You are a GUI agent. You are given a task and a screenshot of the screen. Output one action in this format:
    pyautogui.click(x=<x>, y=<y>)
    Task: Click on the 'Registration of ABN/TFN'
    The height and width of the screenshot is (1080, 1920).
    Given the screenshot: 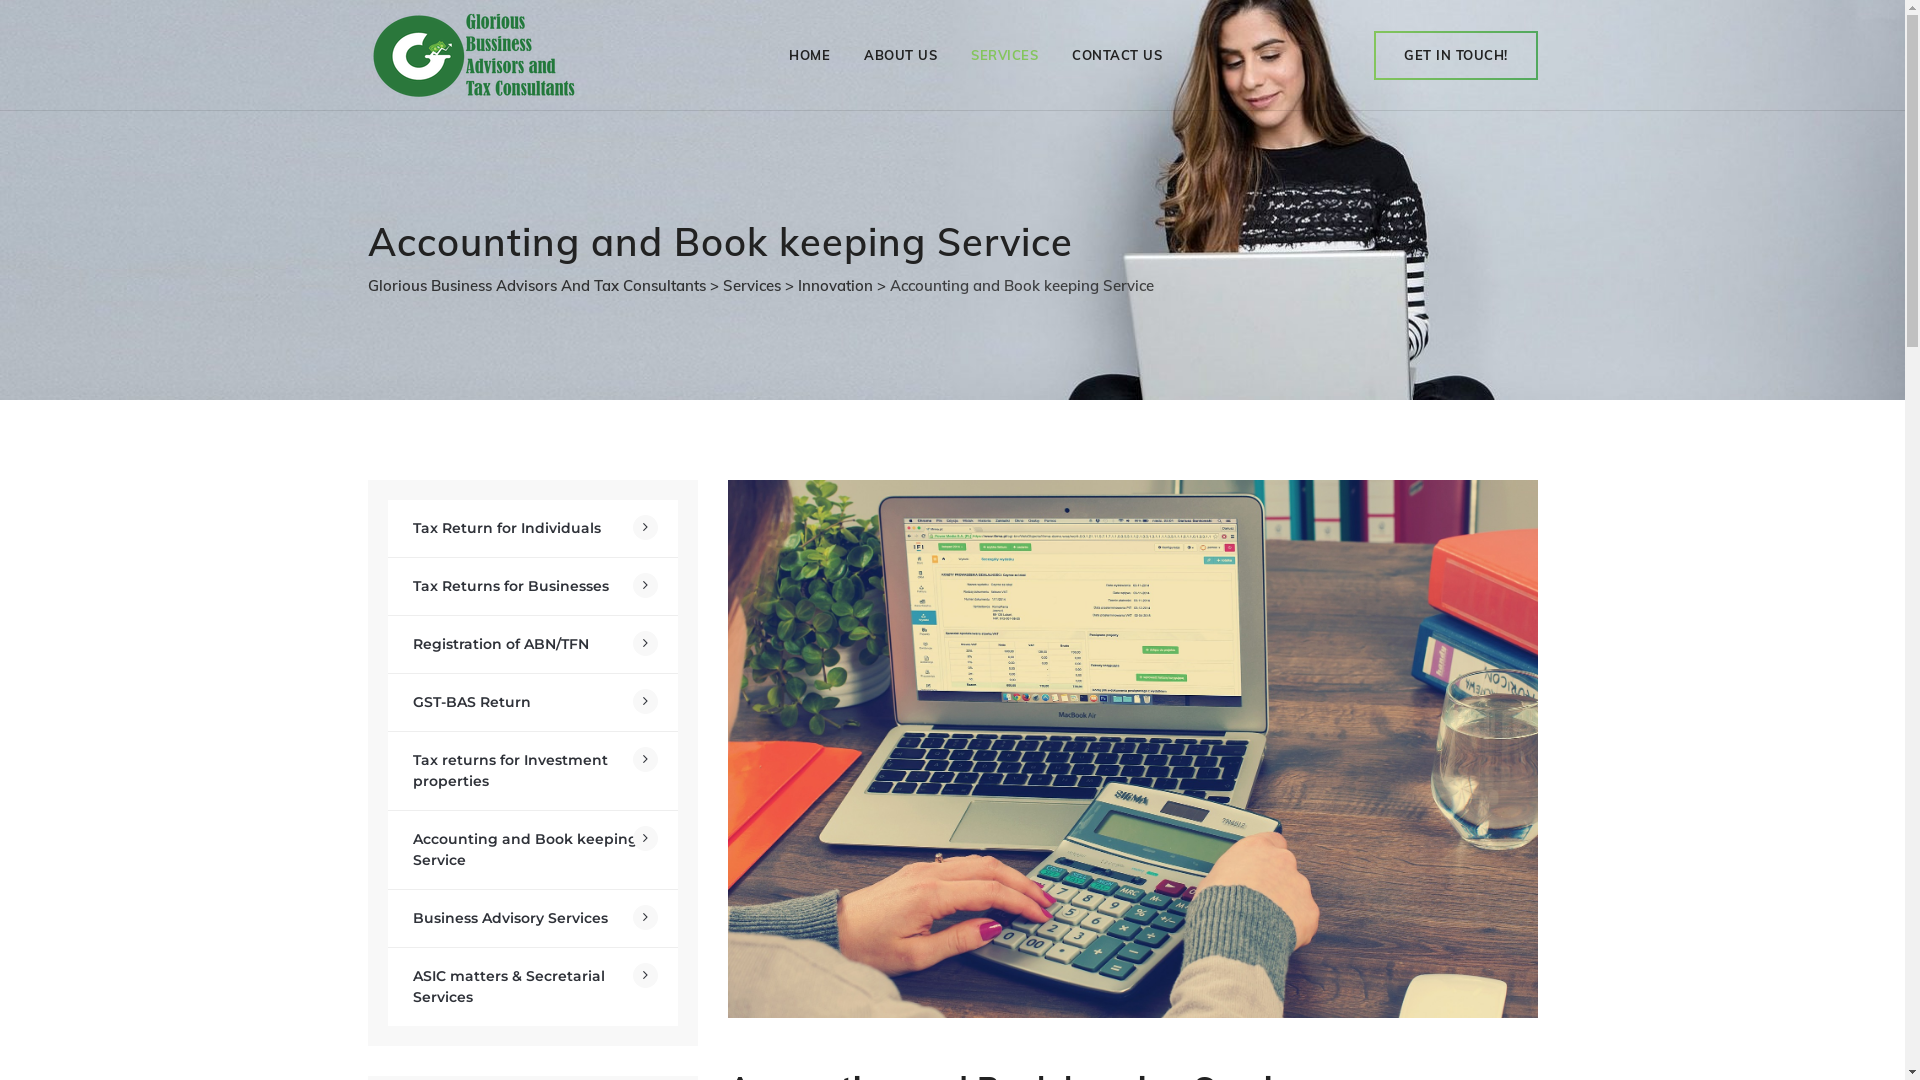 What is the action you would take?
    pyautogui.click(x=532, y=644)
    